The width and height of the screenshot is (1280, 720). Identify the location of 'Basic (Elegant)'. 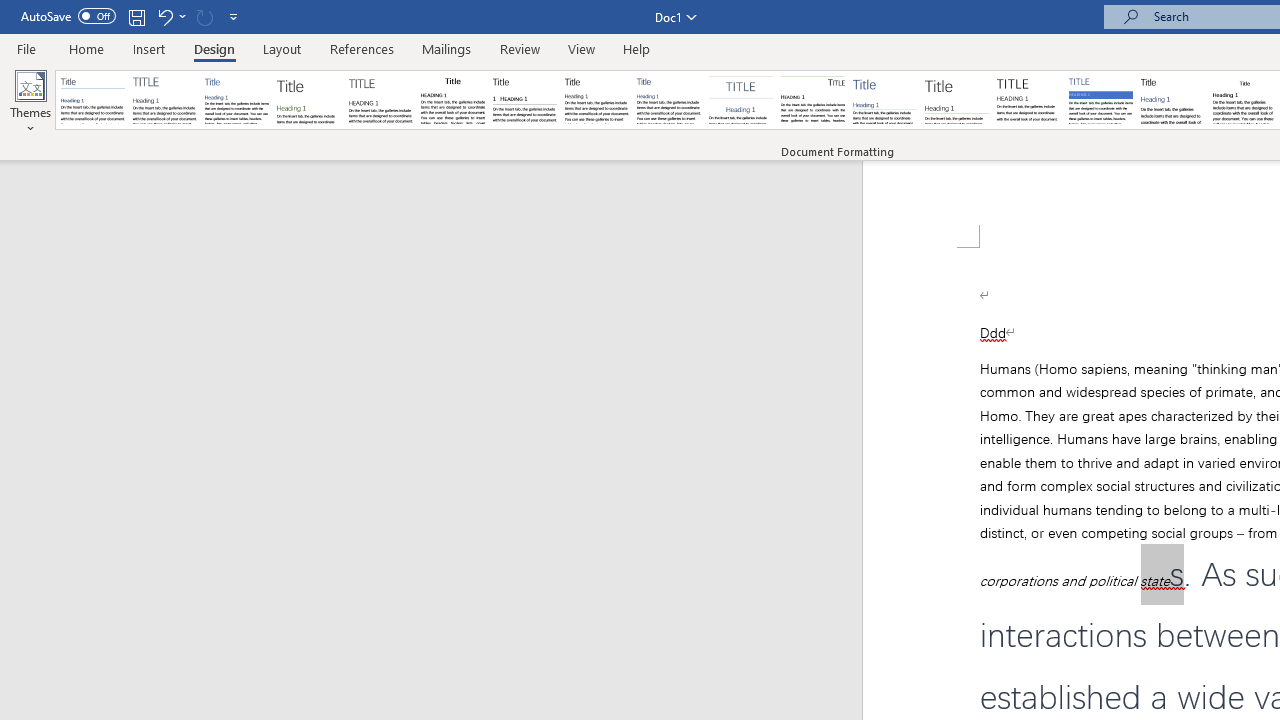
(165, 100).